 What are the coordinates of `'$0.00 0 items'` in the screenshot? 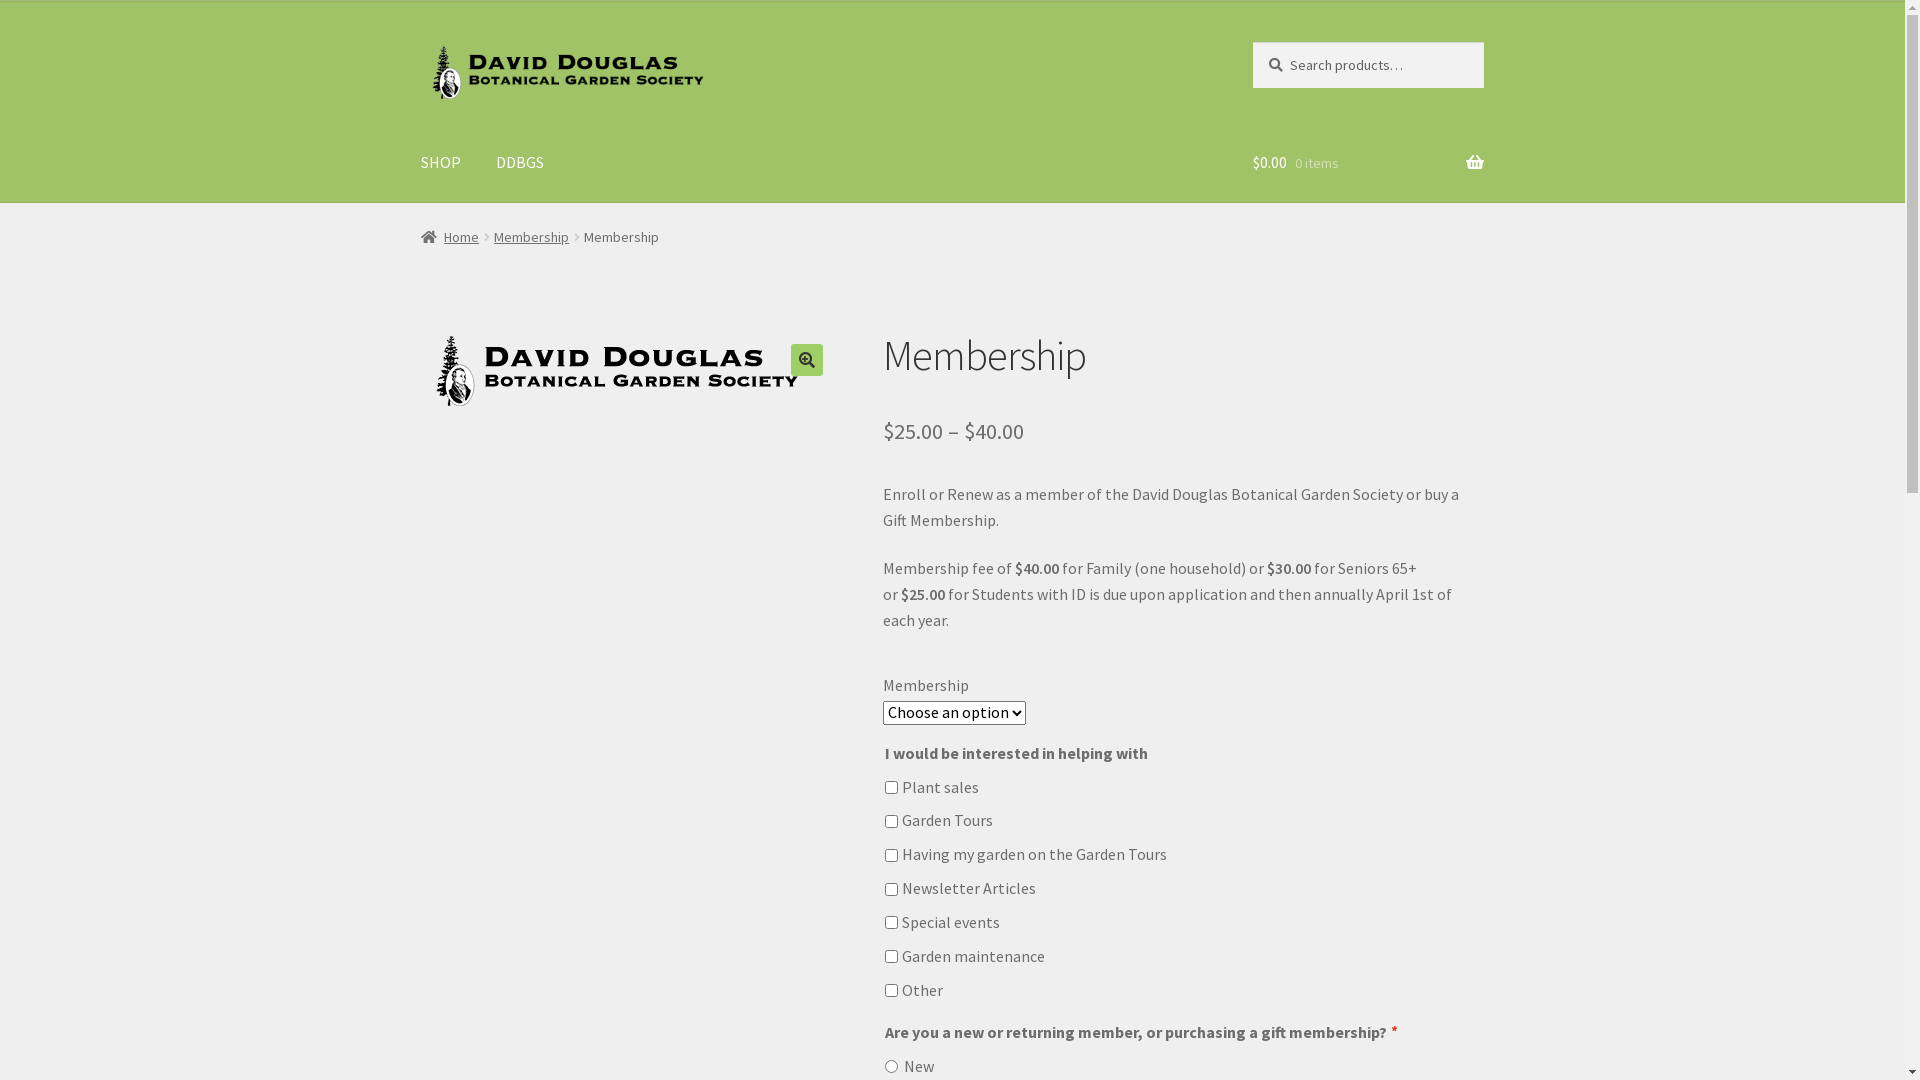 It's located at (1367, 163).